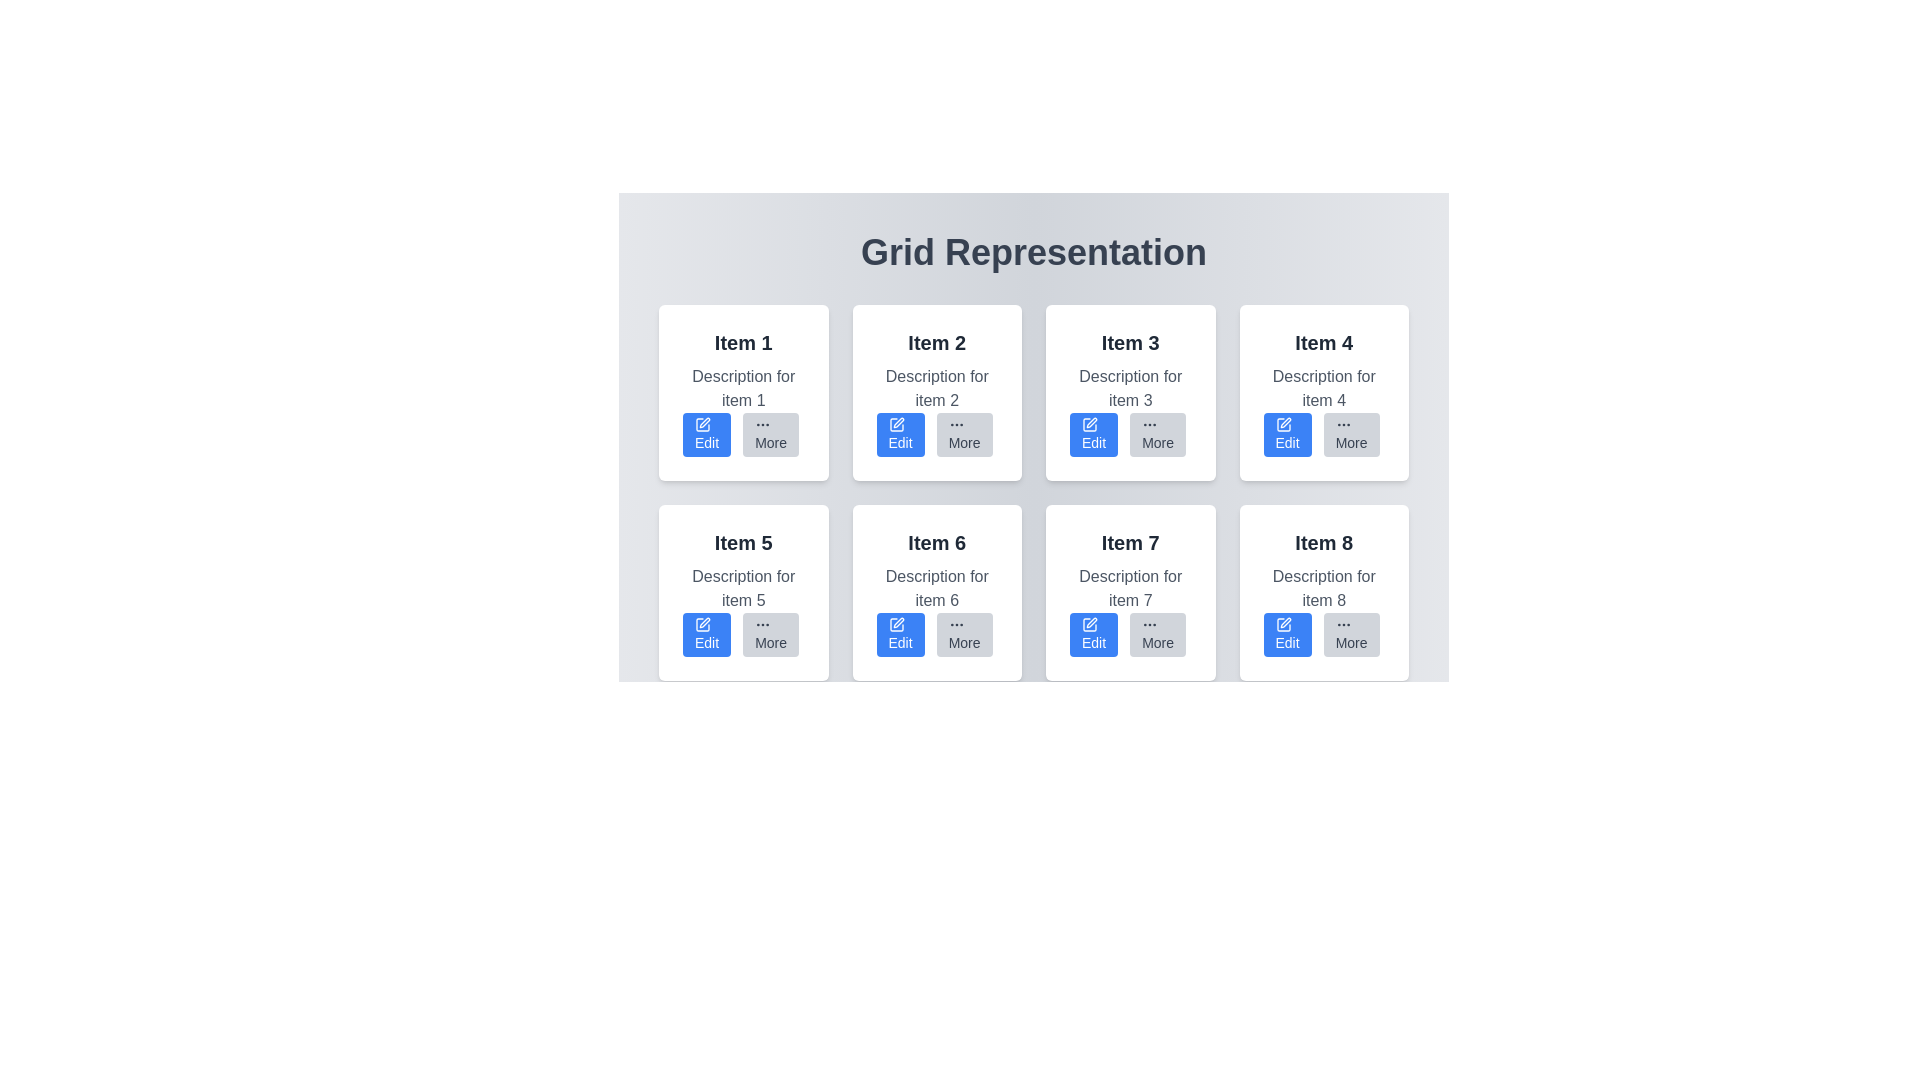 The height and width of the screenshot is (1080, 1920). I want to click on the descriptive text block for 'Item 8' located in the bottom-right card of the grid layout, so click(1324, 588).